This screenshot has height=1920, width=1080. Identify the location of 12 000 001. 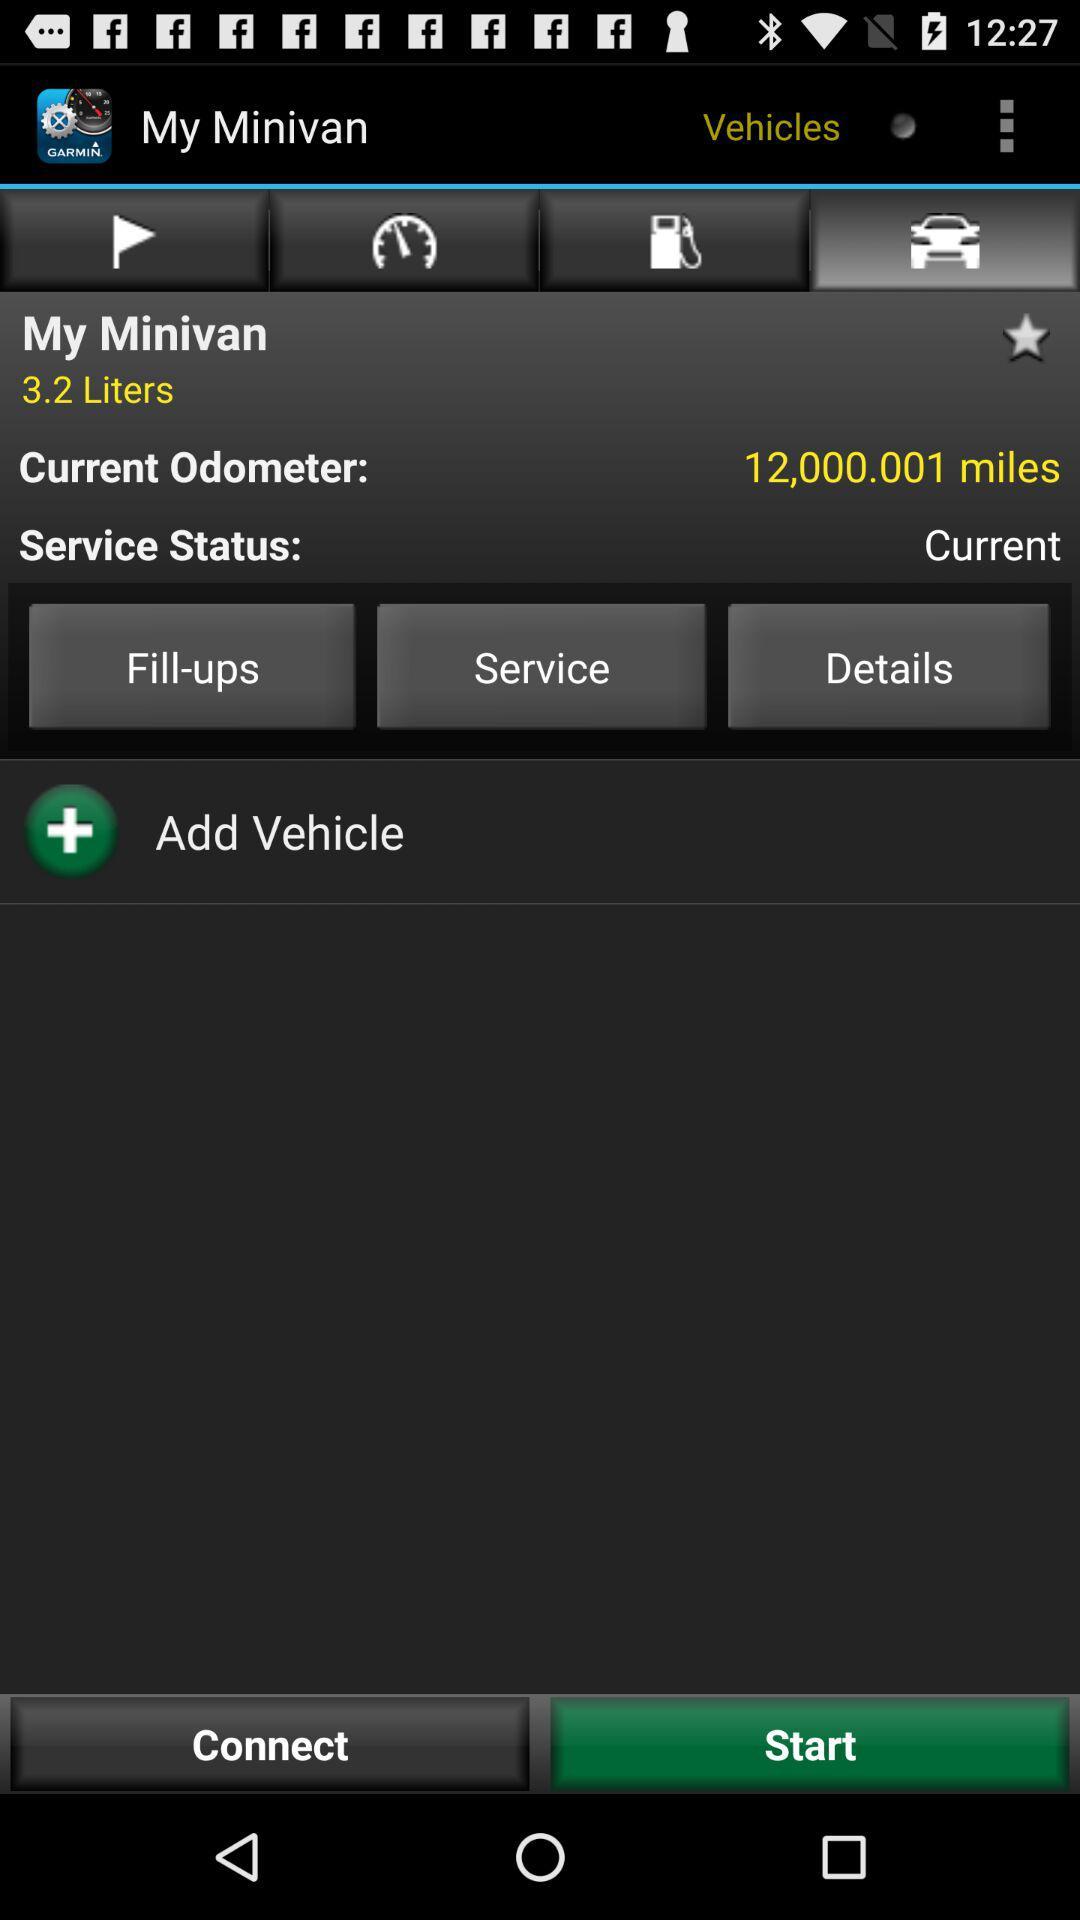
(807, 464).